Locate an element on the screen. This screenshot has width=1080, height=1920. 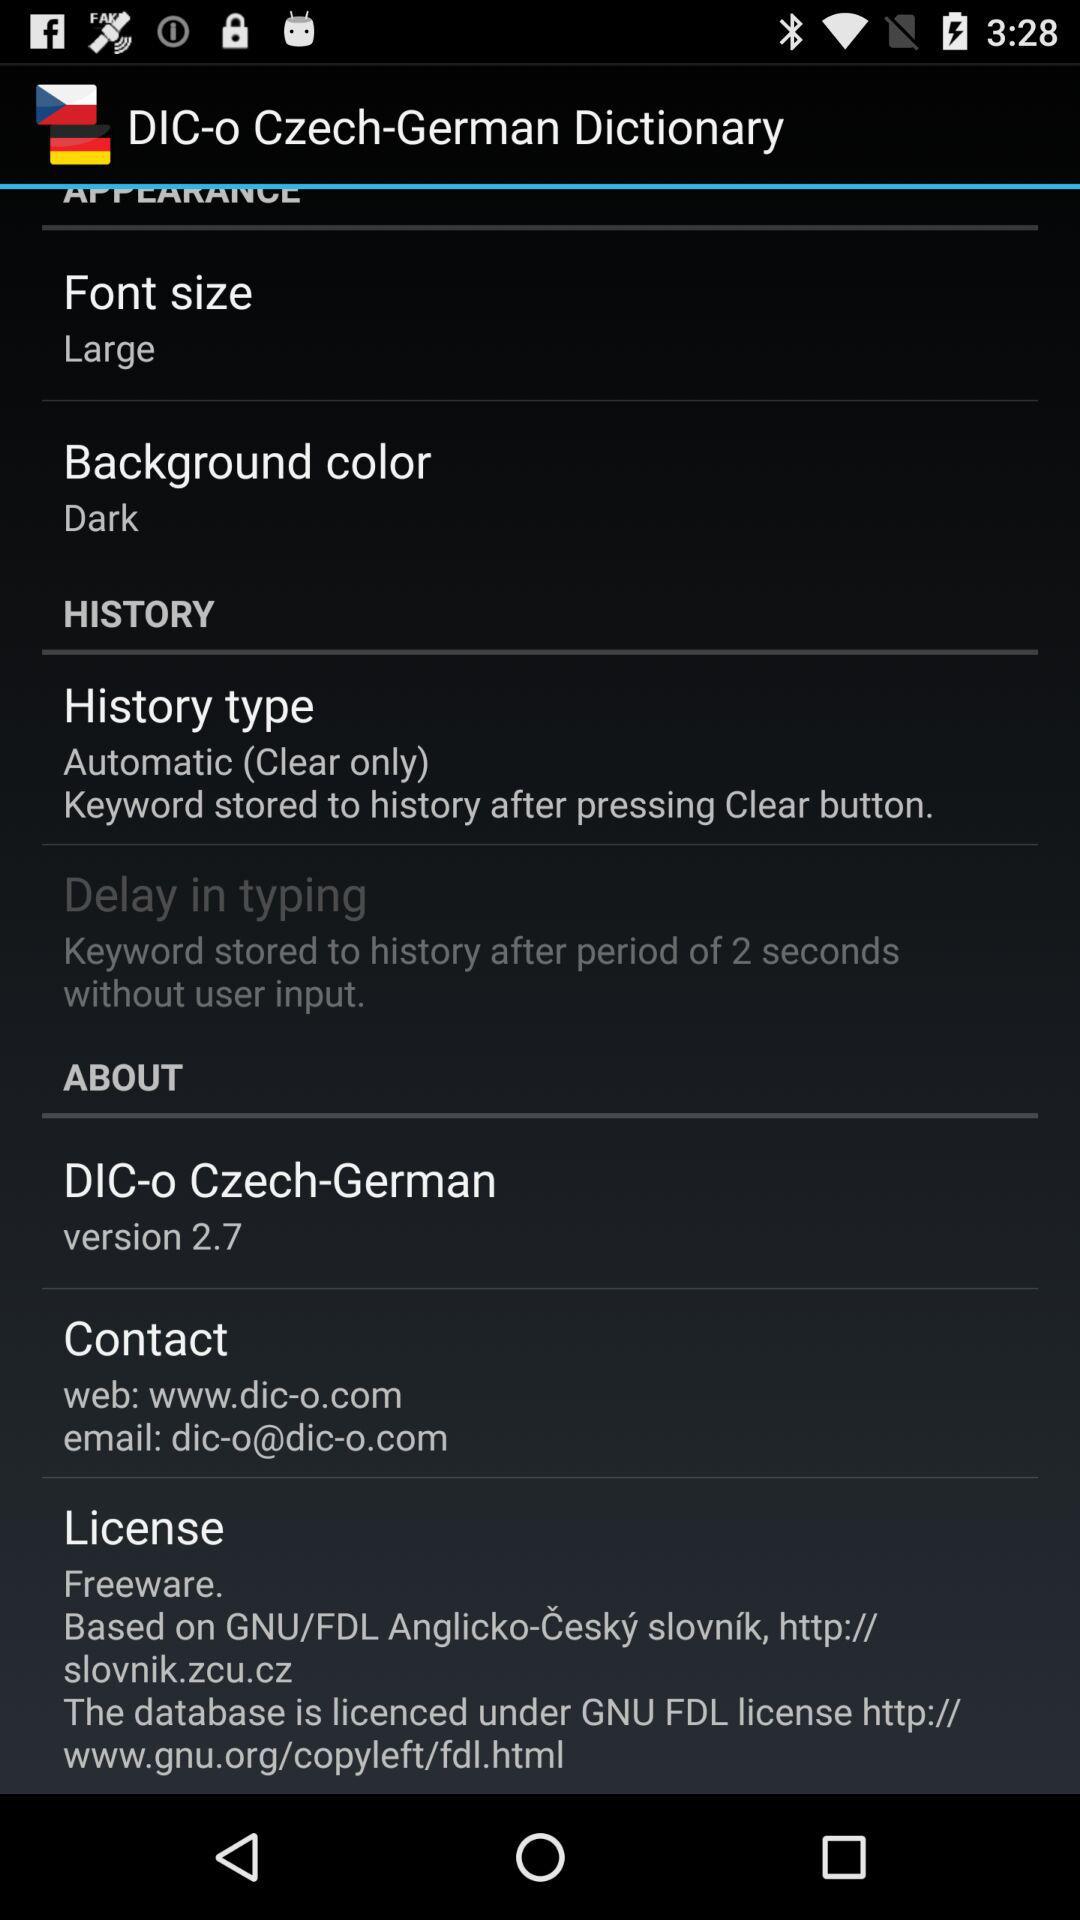
dark app is located at coordinates (100, 516).